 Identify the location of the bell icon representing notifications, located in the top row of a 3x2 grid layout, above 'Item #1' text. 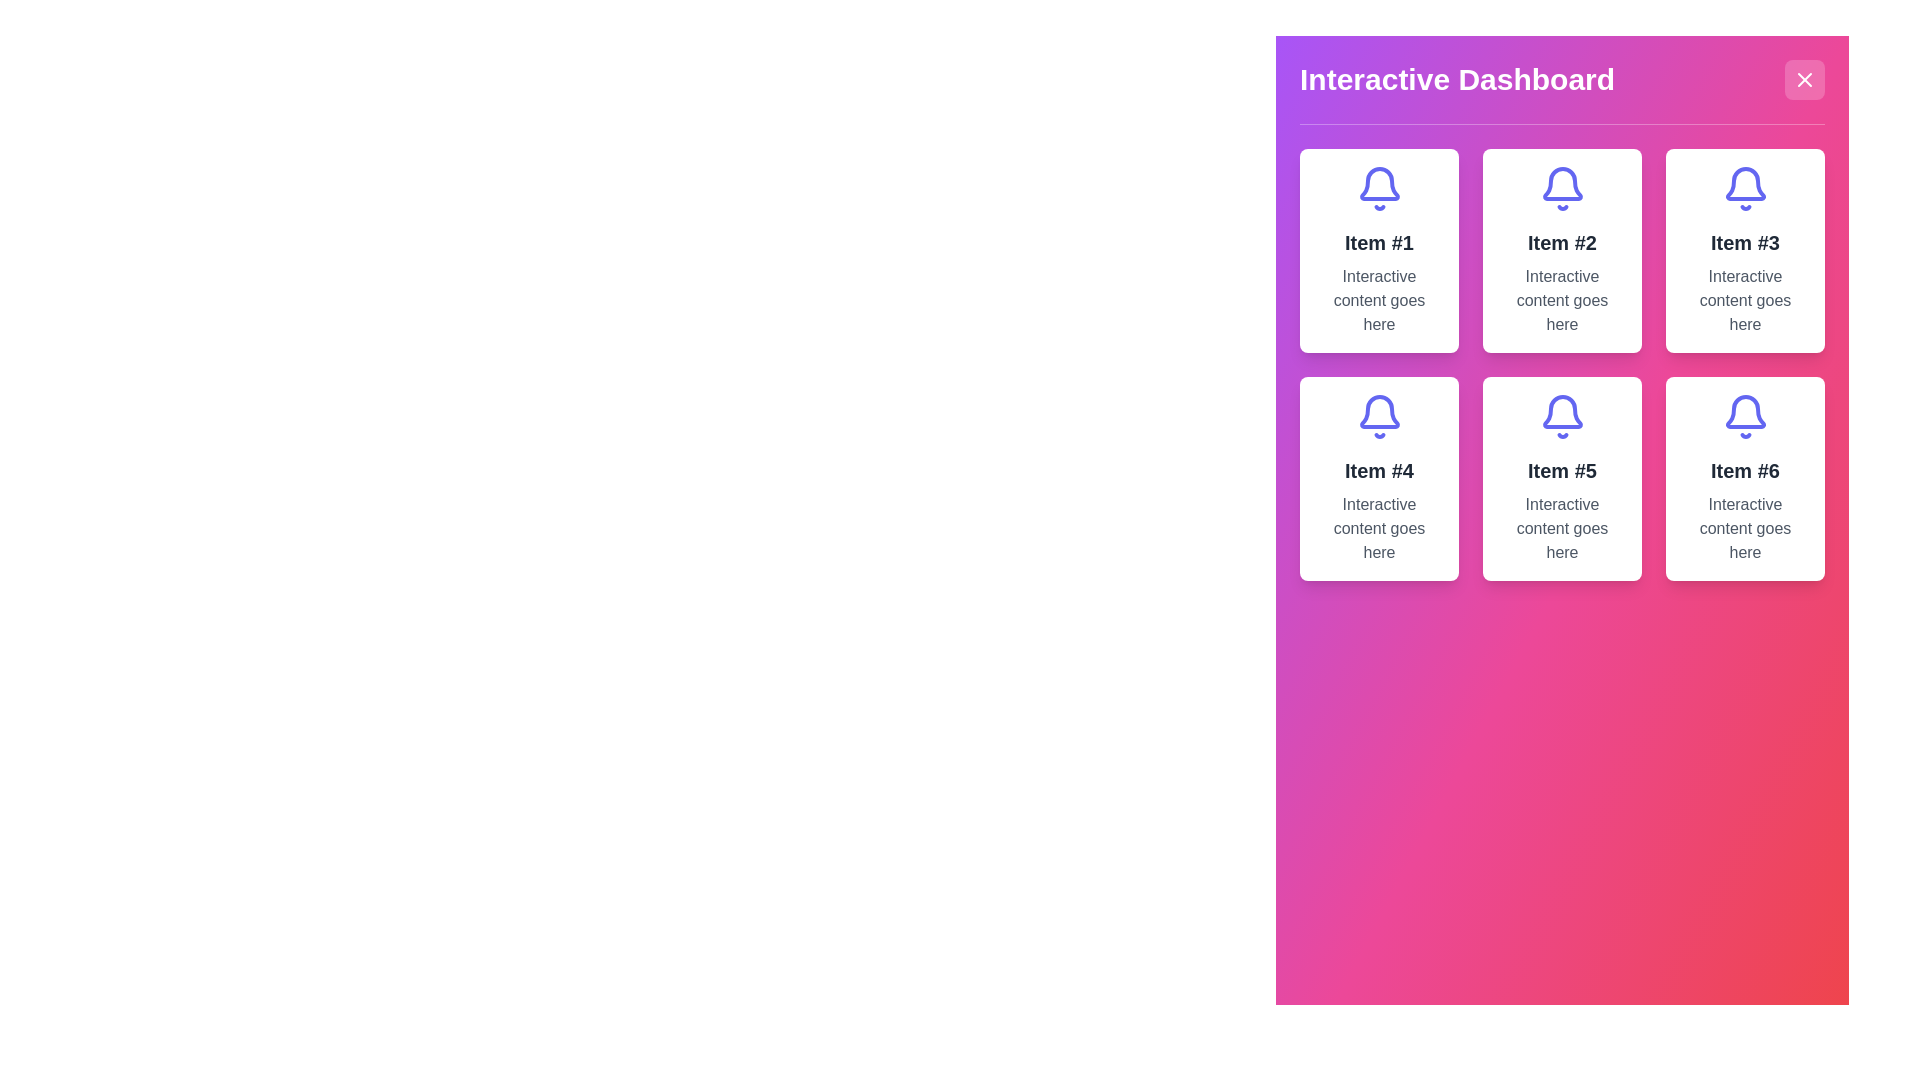
(1378, 189).